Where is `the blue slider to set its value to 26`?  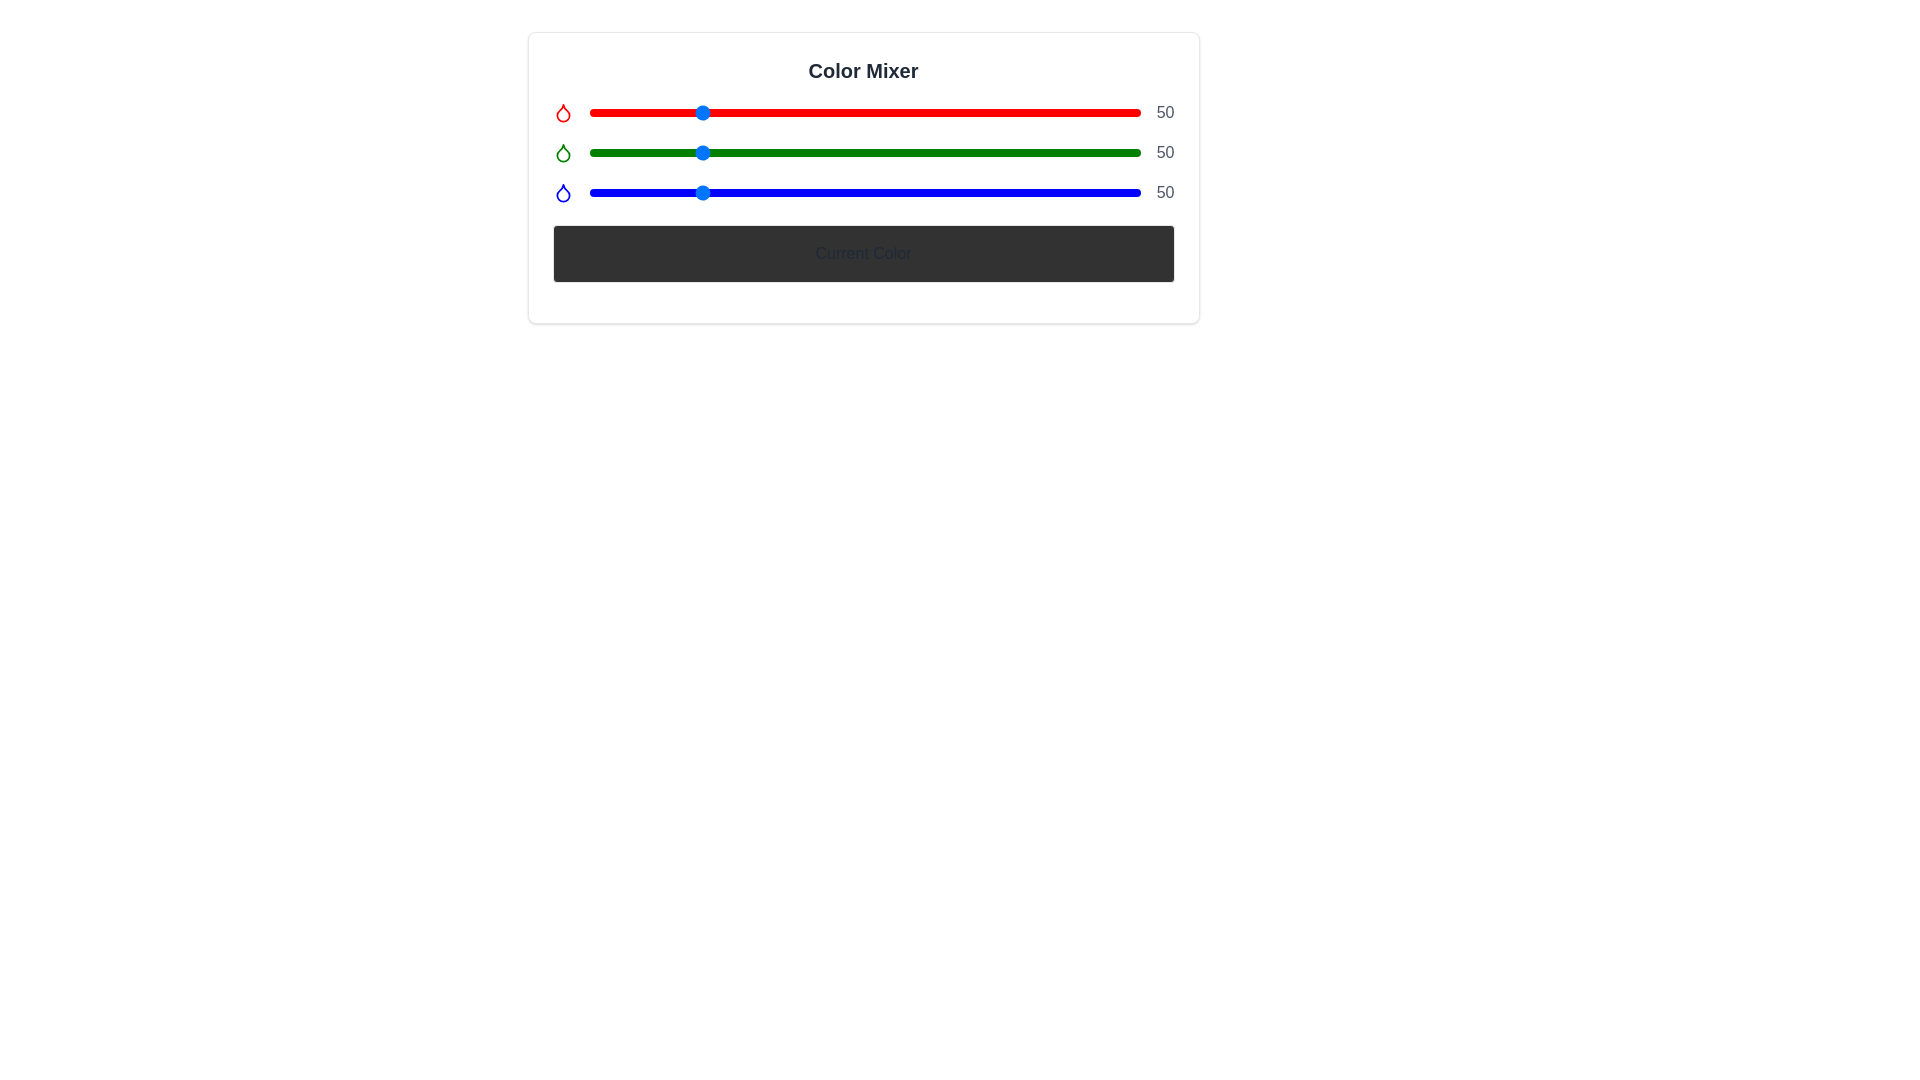 the blue slider to set its value to 26 is located at coordinates (645, 192).